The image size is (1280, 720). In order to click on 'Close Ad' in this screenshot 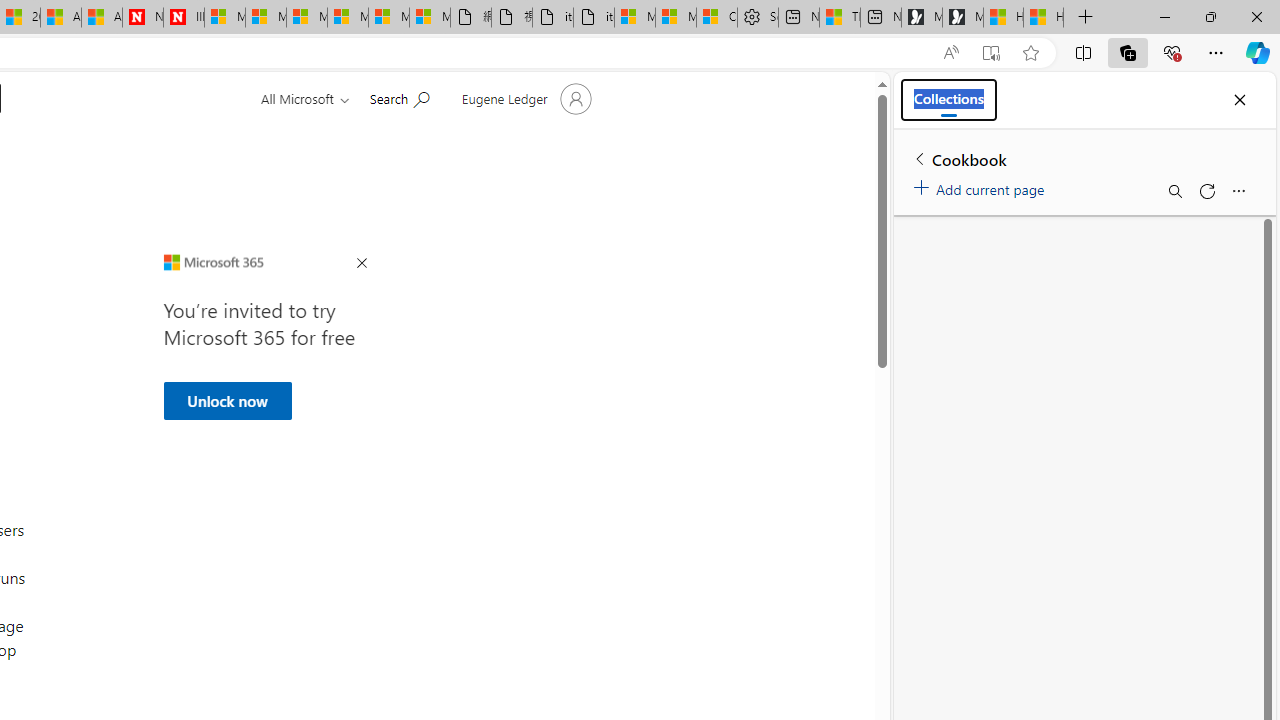, I will do `click(361, 263)`.